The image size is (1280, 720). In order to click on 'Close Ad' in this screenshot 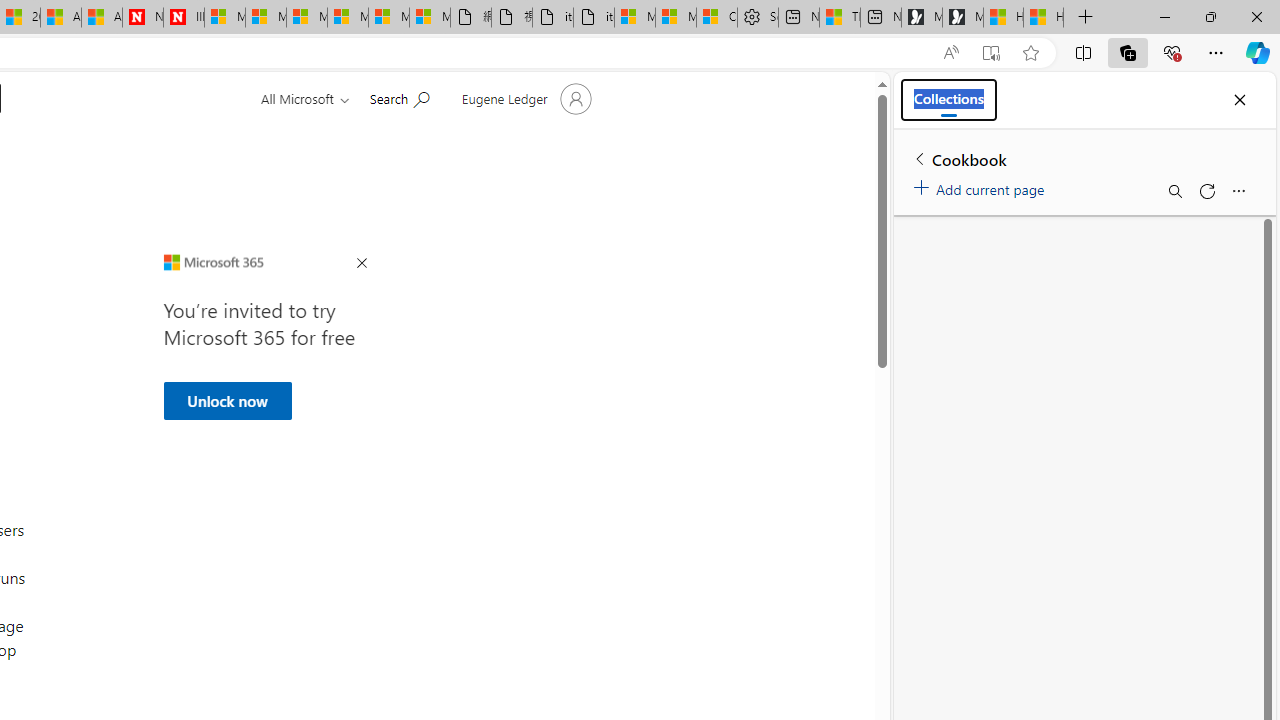, I will do `click(361, 263)`.